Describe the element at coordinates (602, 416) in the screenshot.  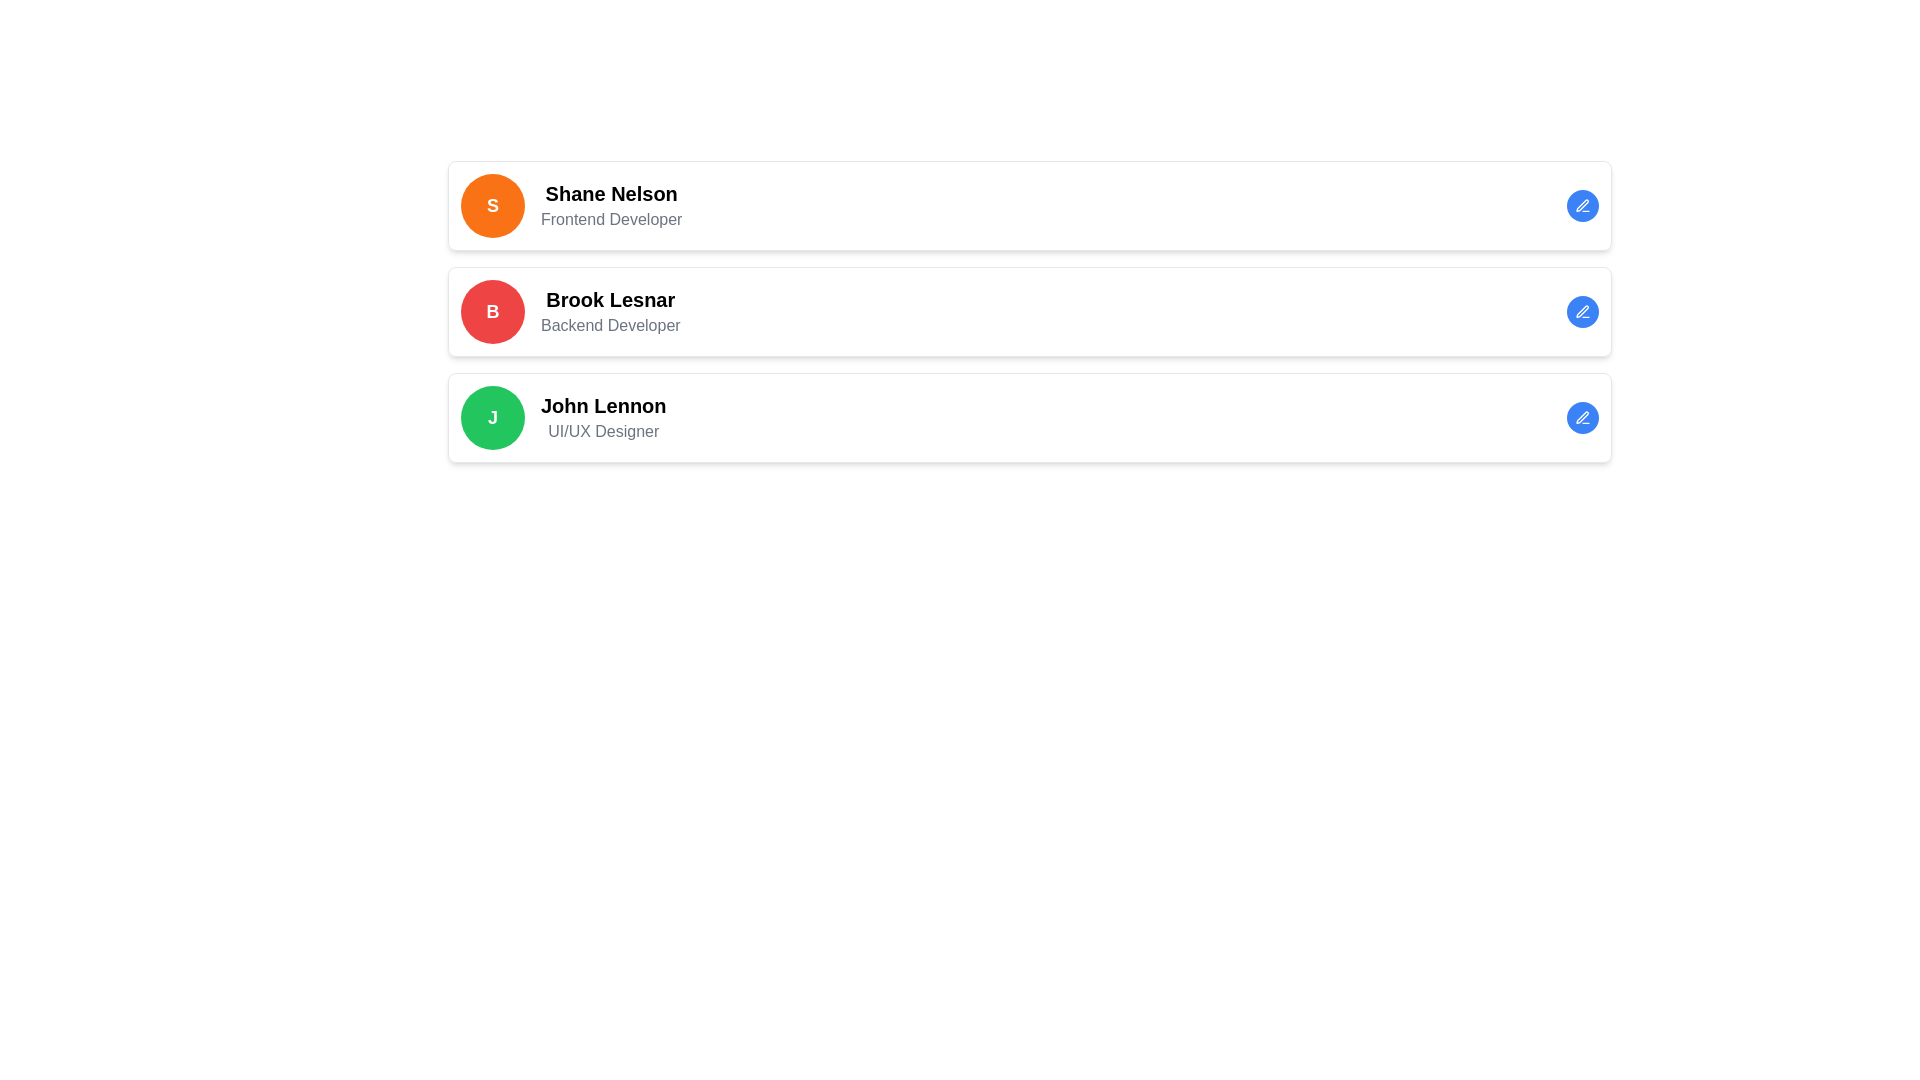
I see `the text block displaying 'John Lennon' in bold and 'UI/UX Designer' in a smaller font, located in the third user profile of the list` at that location.